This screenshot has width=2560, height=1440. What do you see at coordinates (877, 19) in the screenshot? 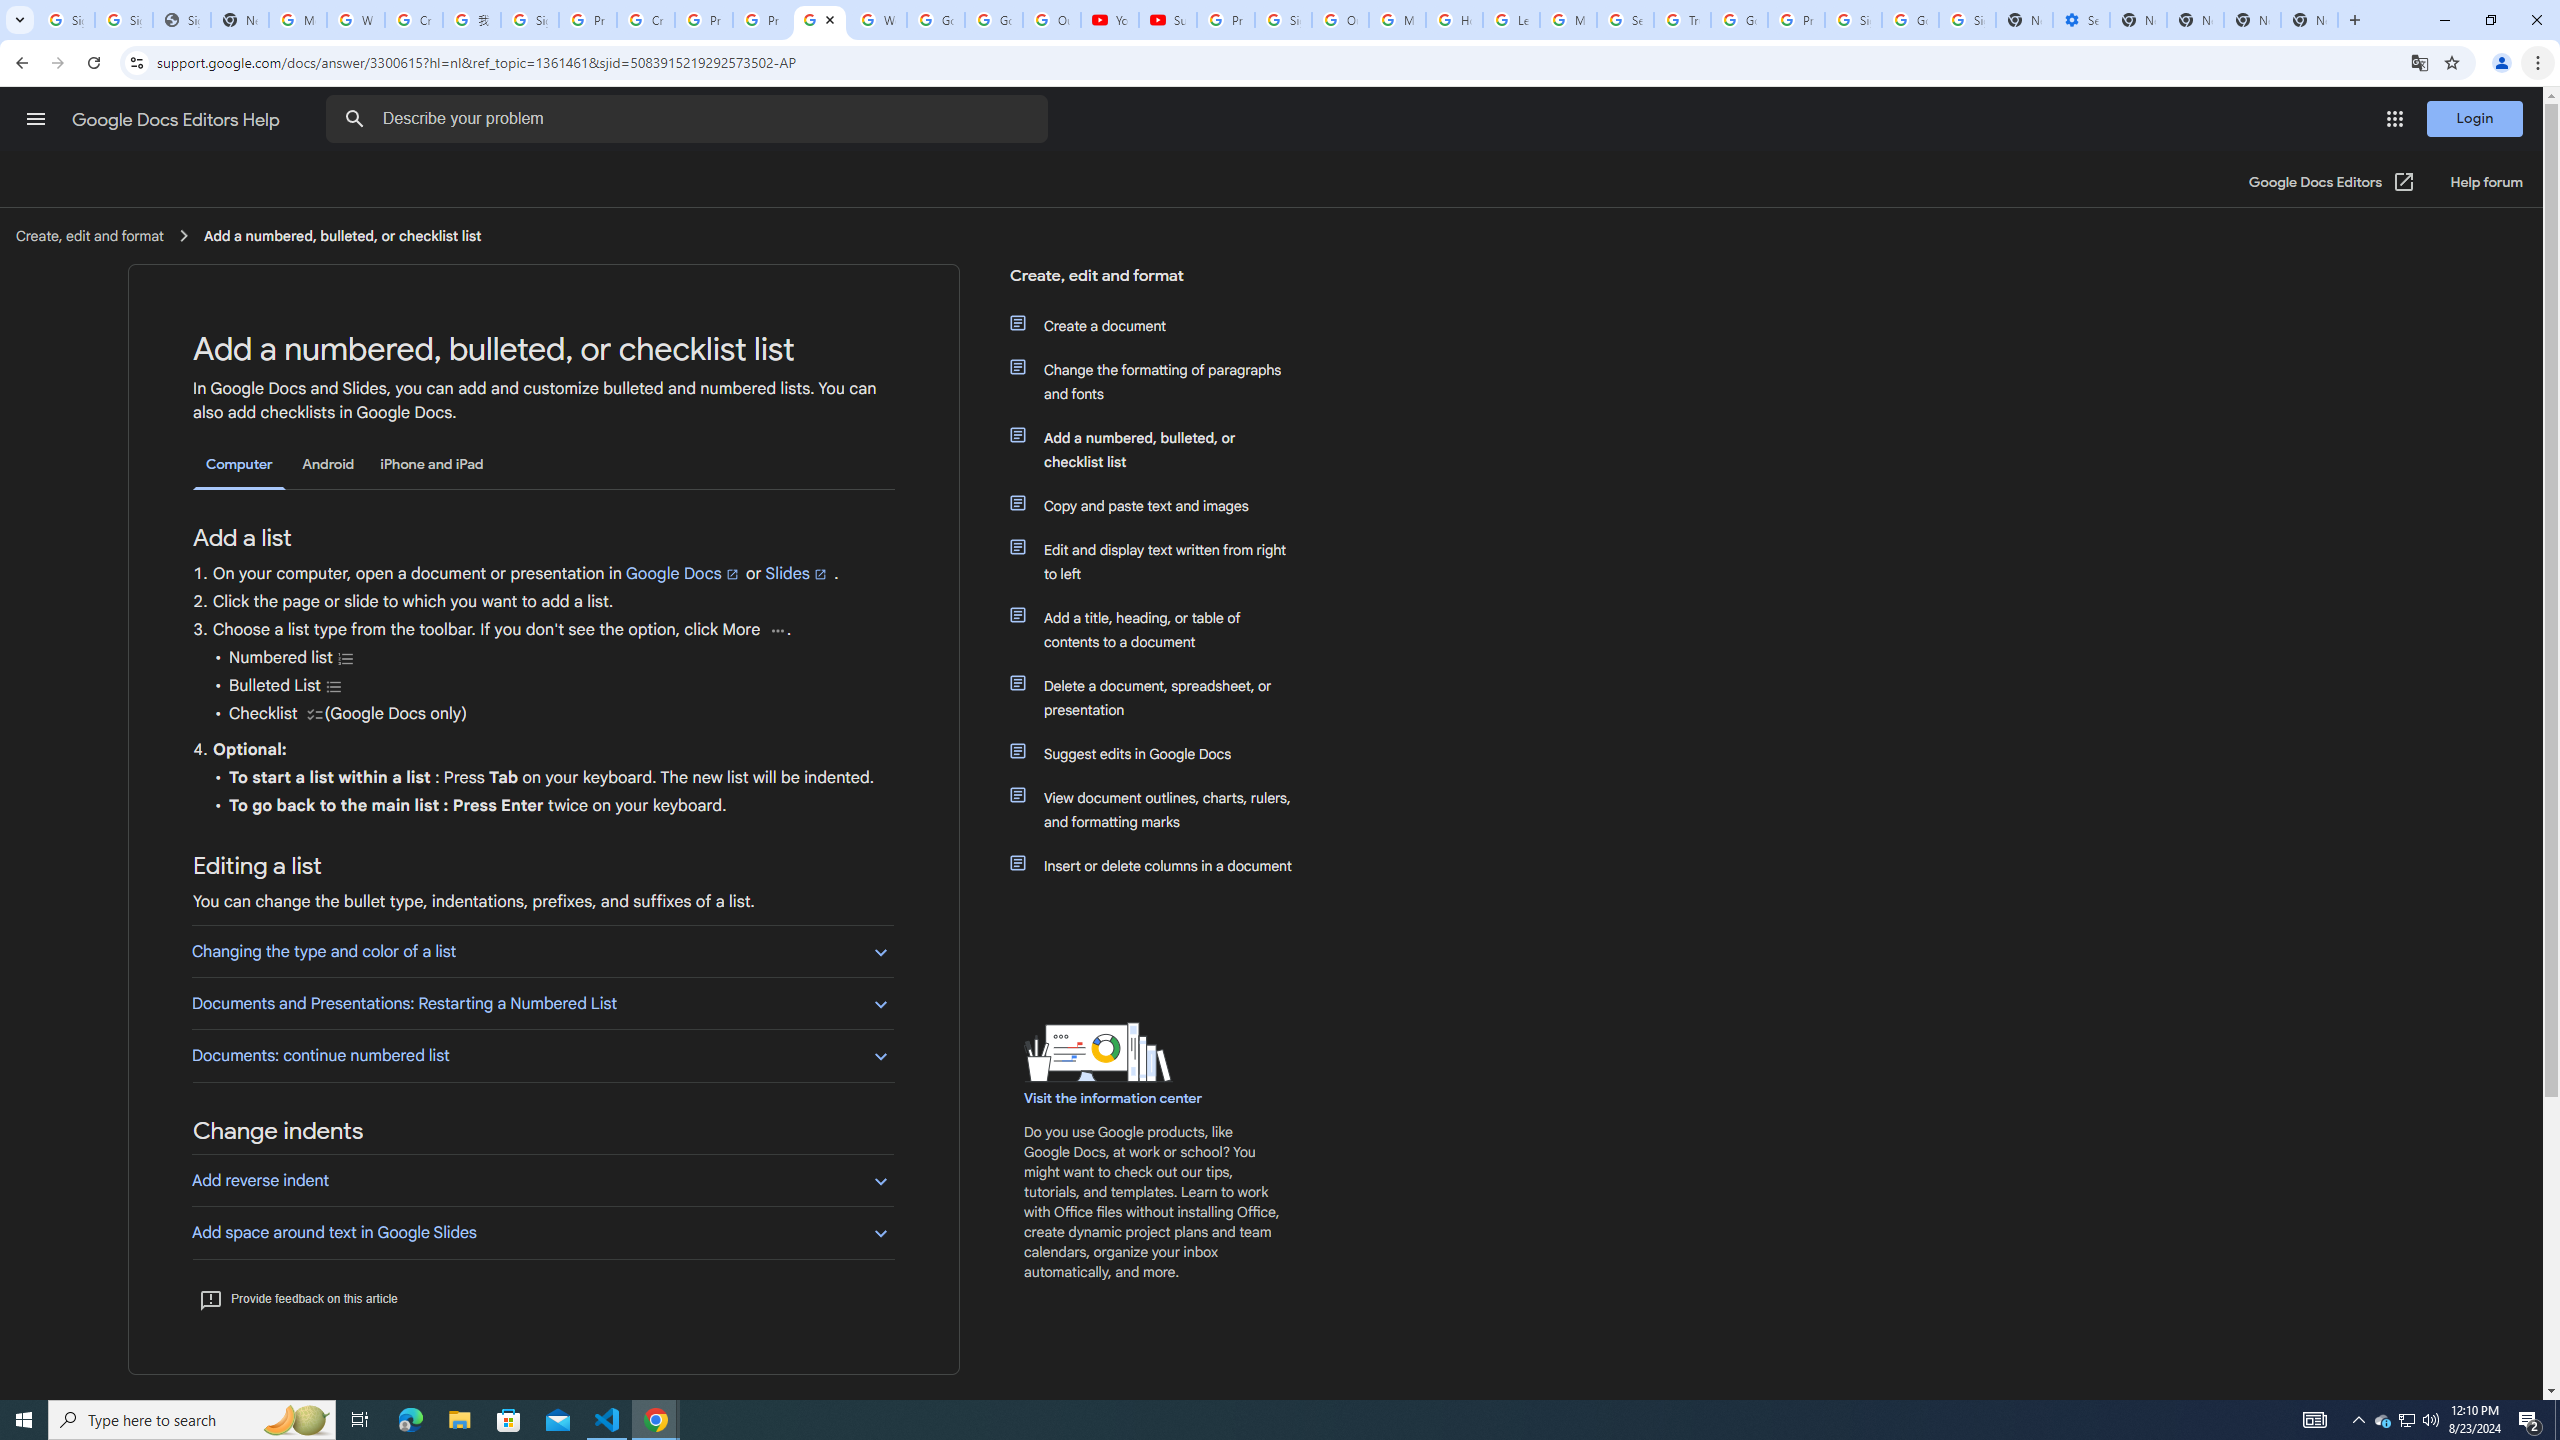
I see `'Welcome to My Activity'` at bounding box center [877, 19].